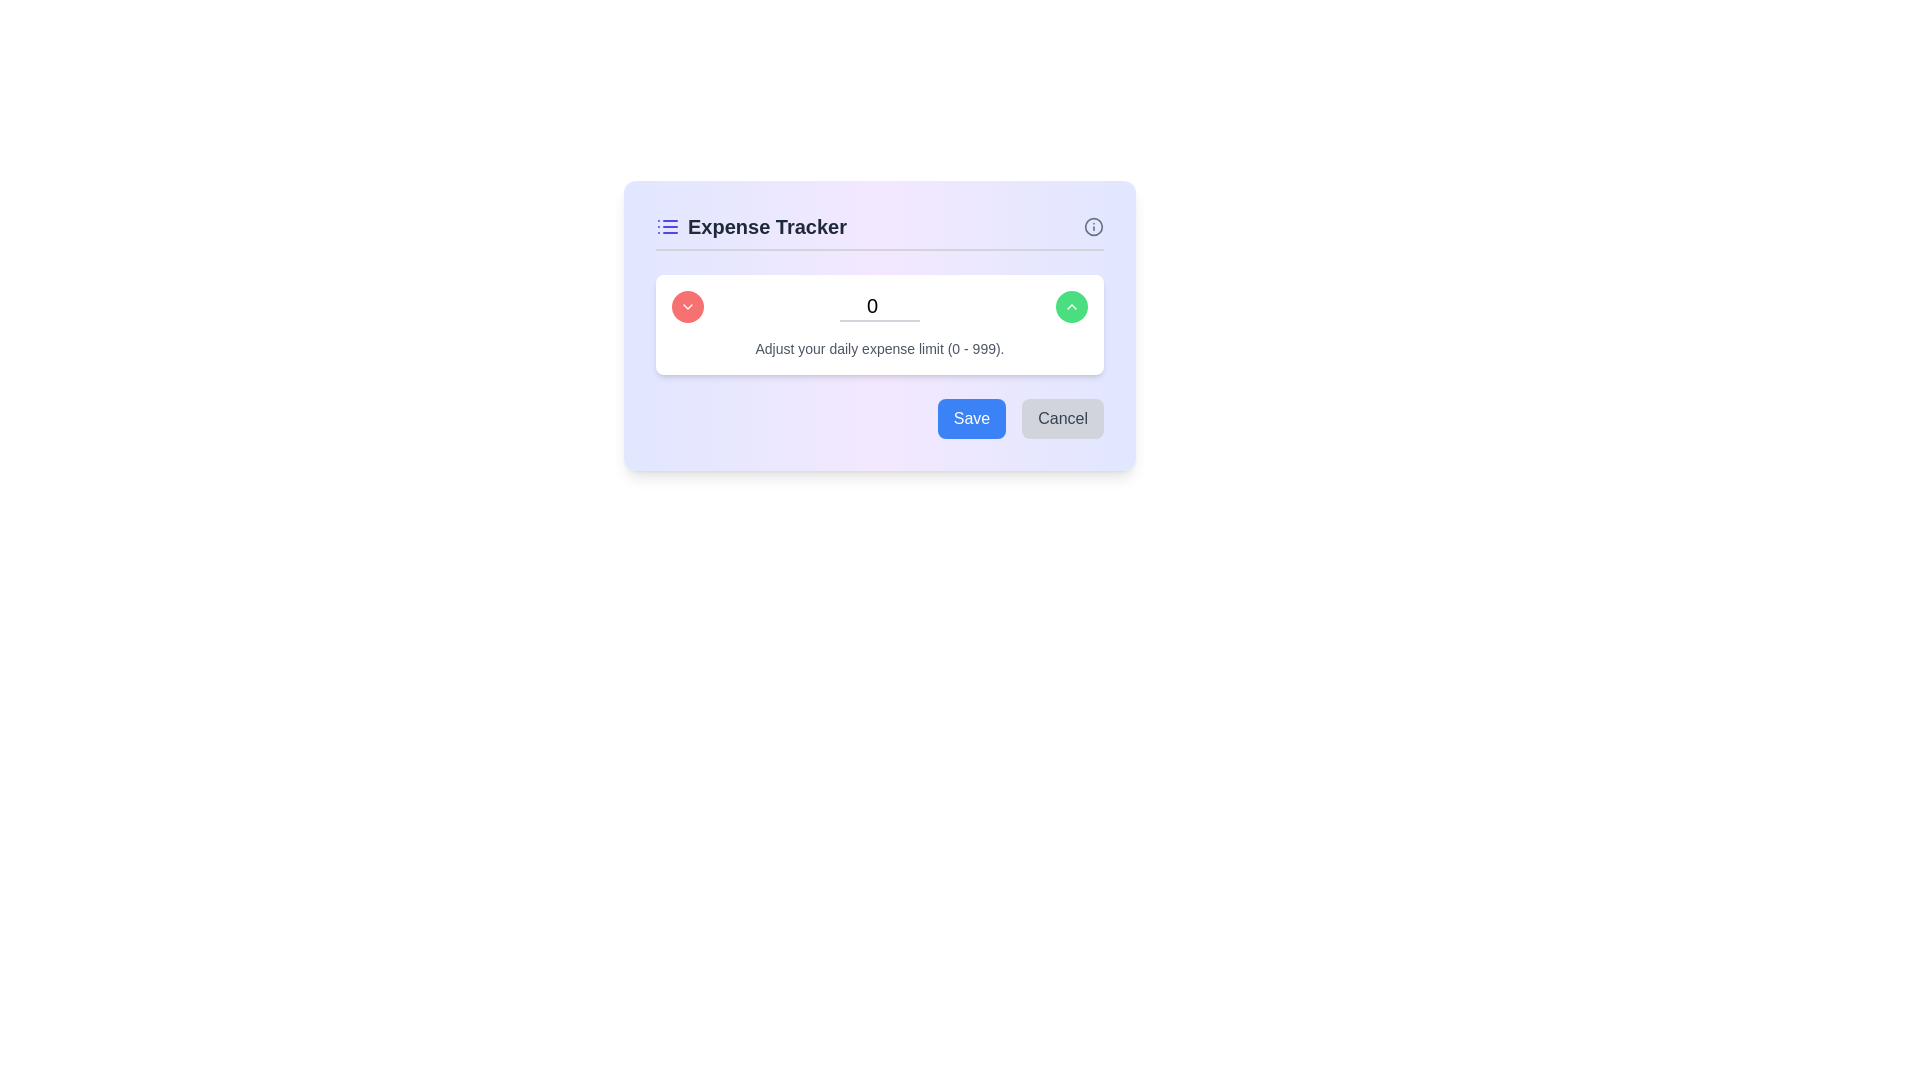  I want to click on the circular green button with a white upward-pointing chevron icon at its center to increment the value, so click(1070, 307).